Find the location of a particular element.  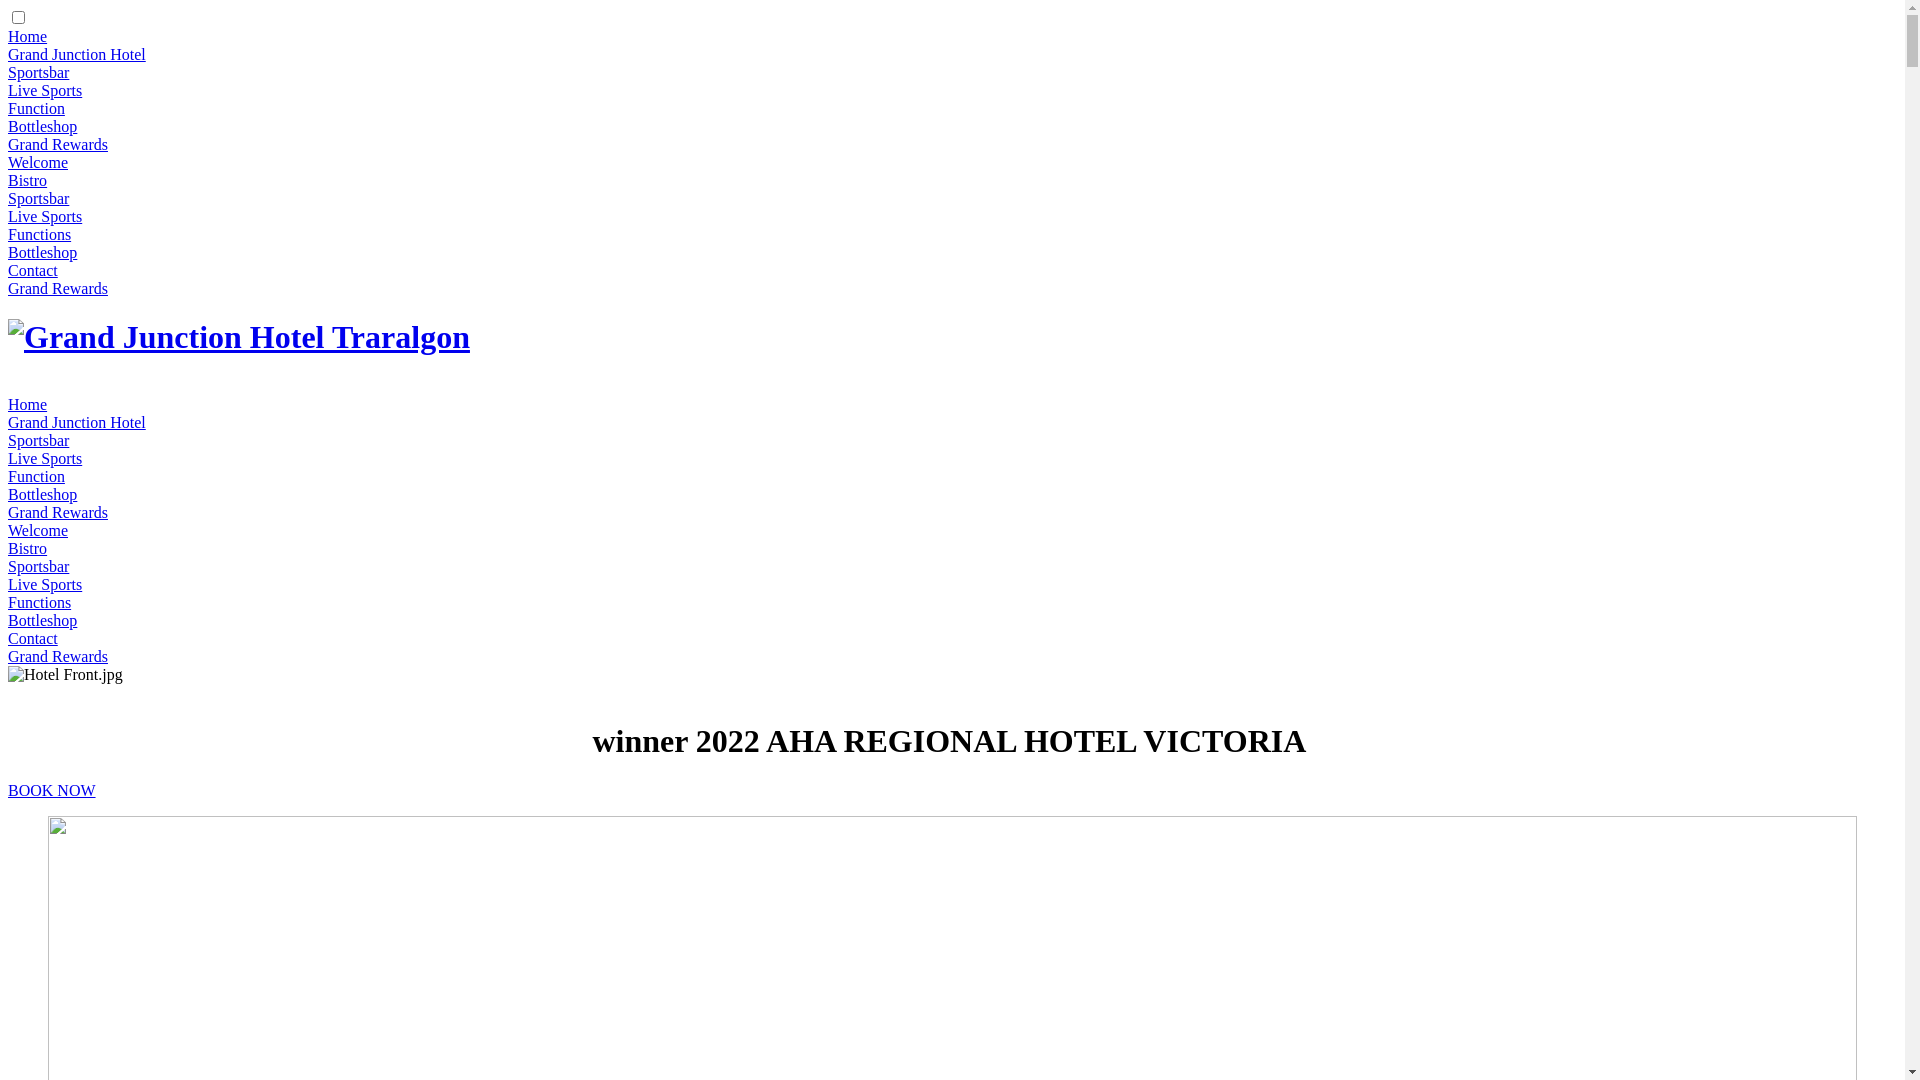

'Bottleshop' is located at coordinates (42, 251).